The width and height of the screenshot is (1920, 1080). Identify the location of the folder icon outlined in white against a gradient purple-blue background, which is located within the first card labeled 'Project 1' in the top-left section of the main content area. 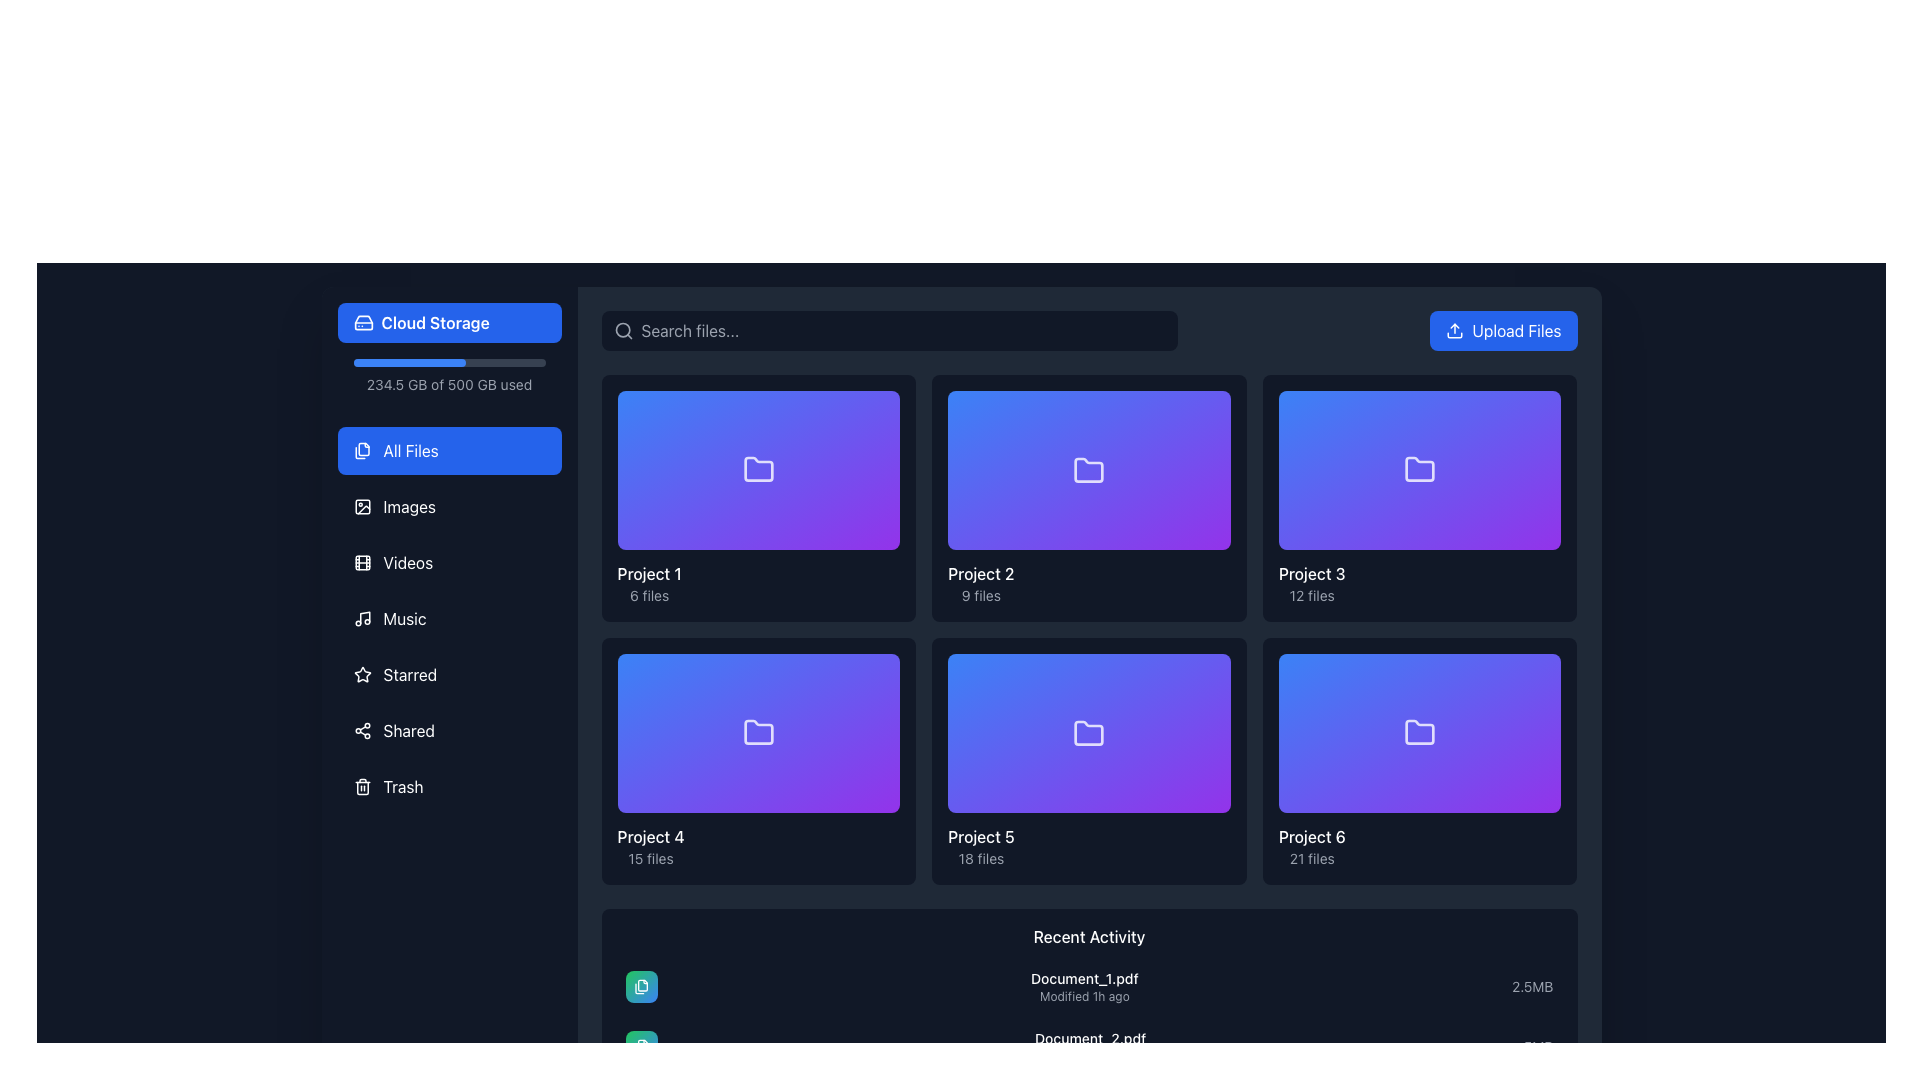
(757, 469).